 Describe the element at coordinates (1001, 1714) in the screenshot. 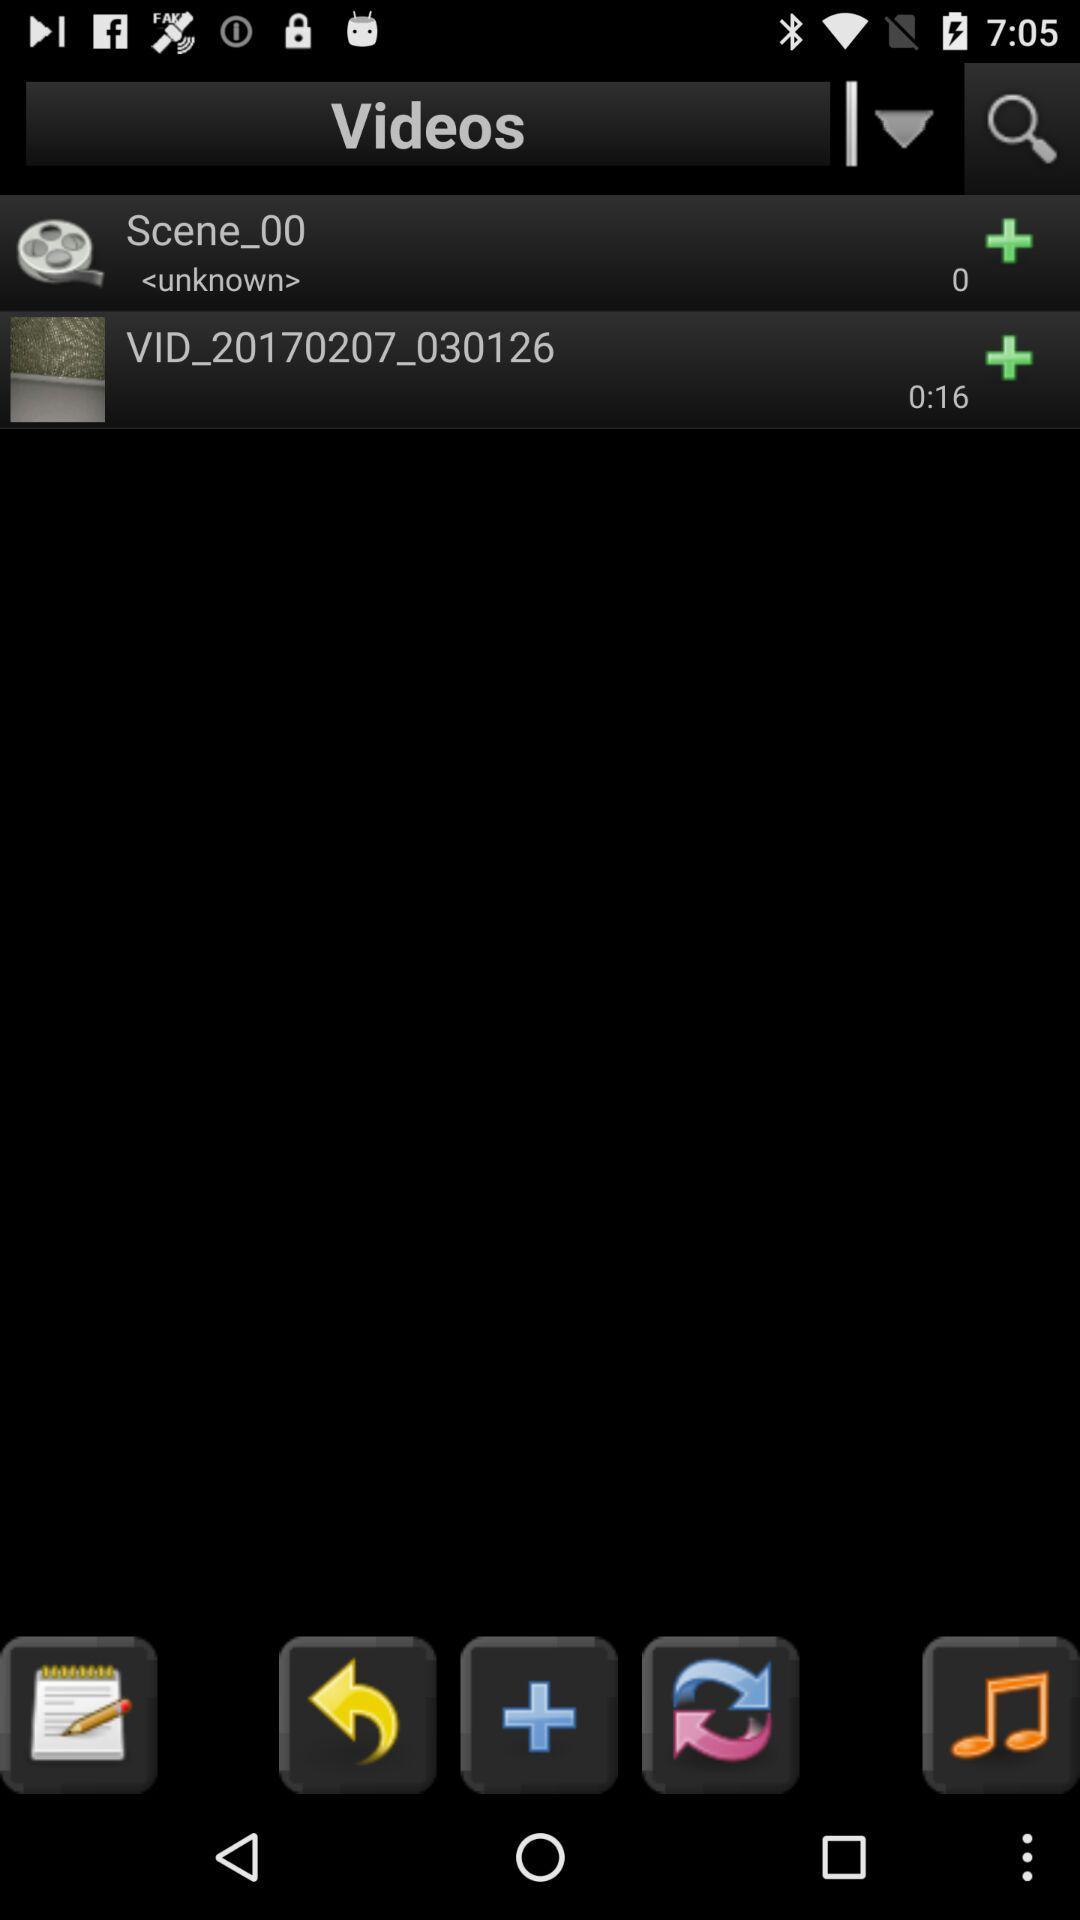

I see `the music icon on the bottom right corner of the web page` at that location.